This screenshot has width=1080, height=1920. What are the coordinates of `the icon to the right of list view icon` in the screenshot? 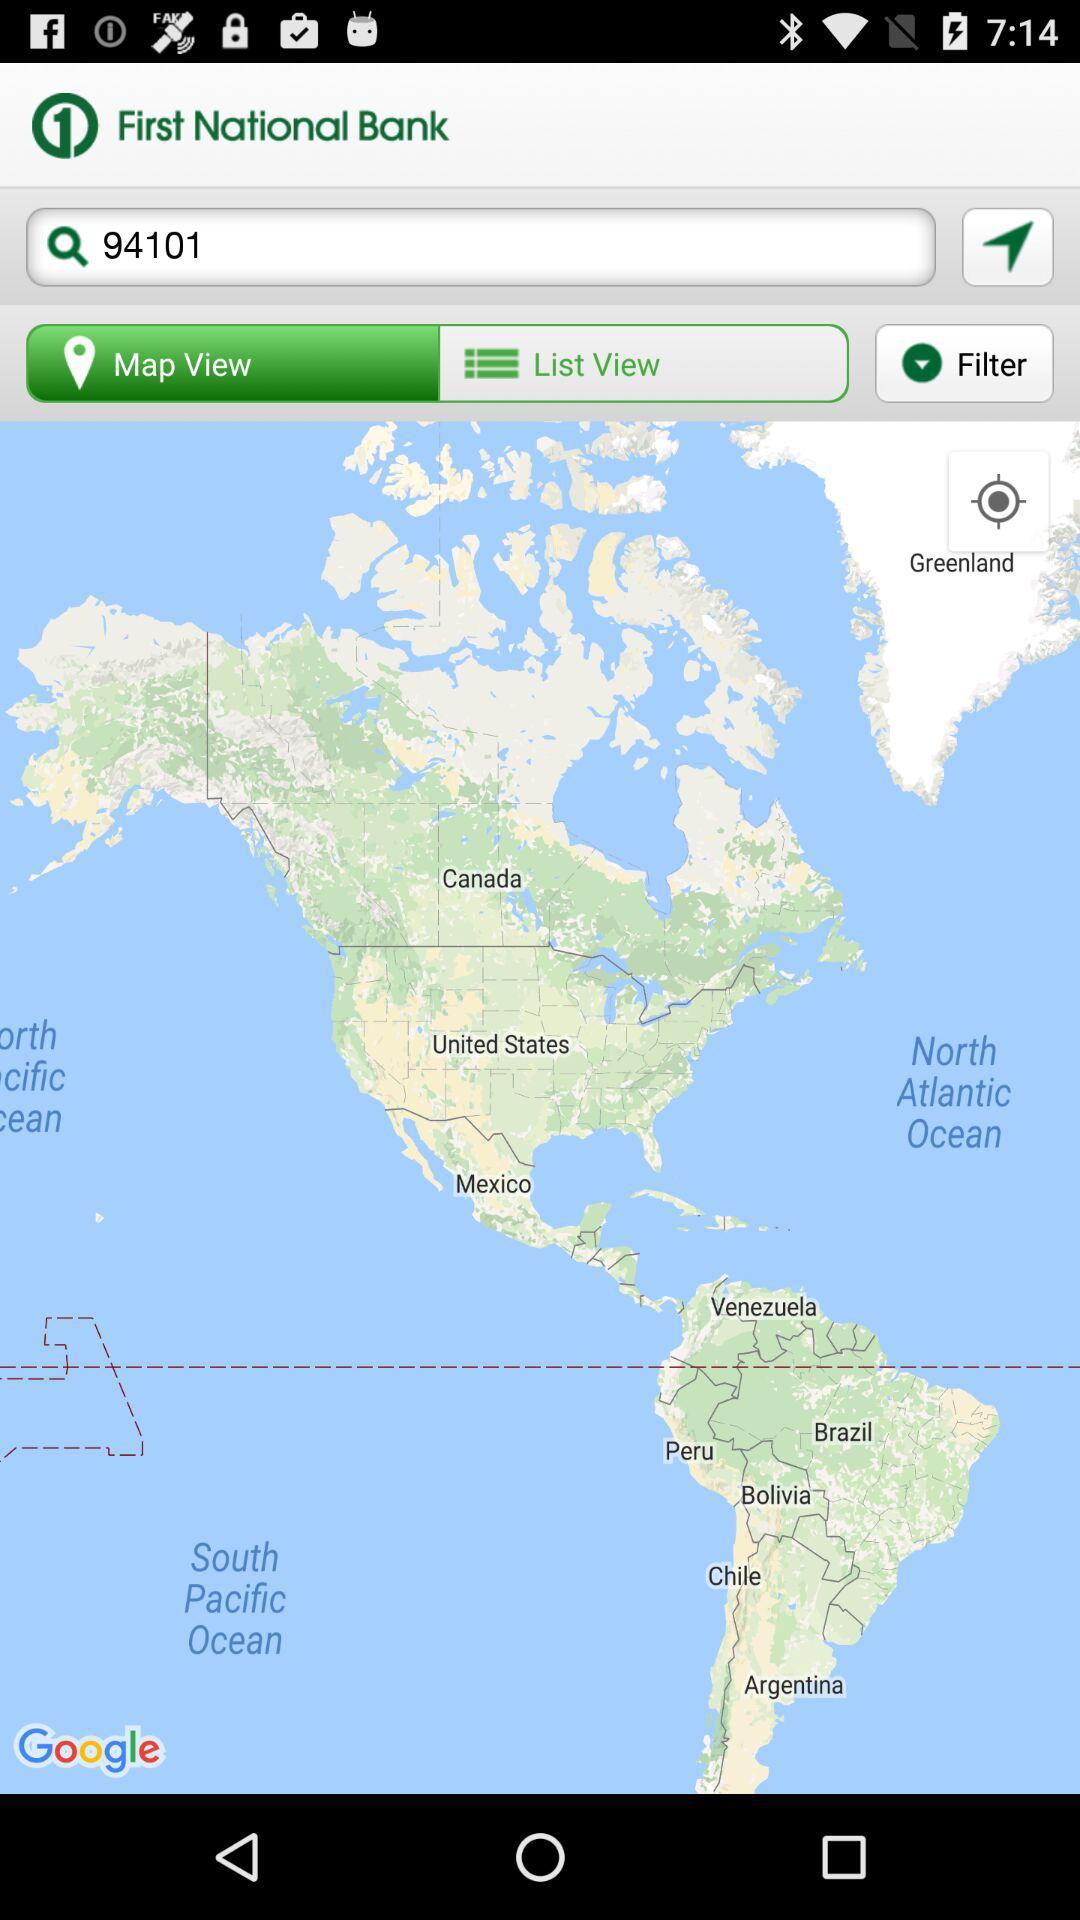 It's located at (963, 363).